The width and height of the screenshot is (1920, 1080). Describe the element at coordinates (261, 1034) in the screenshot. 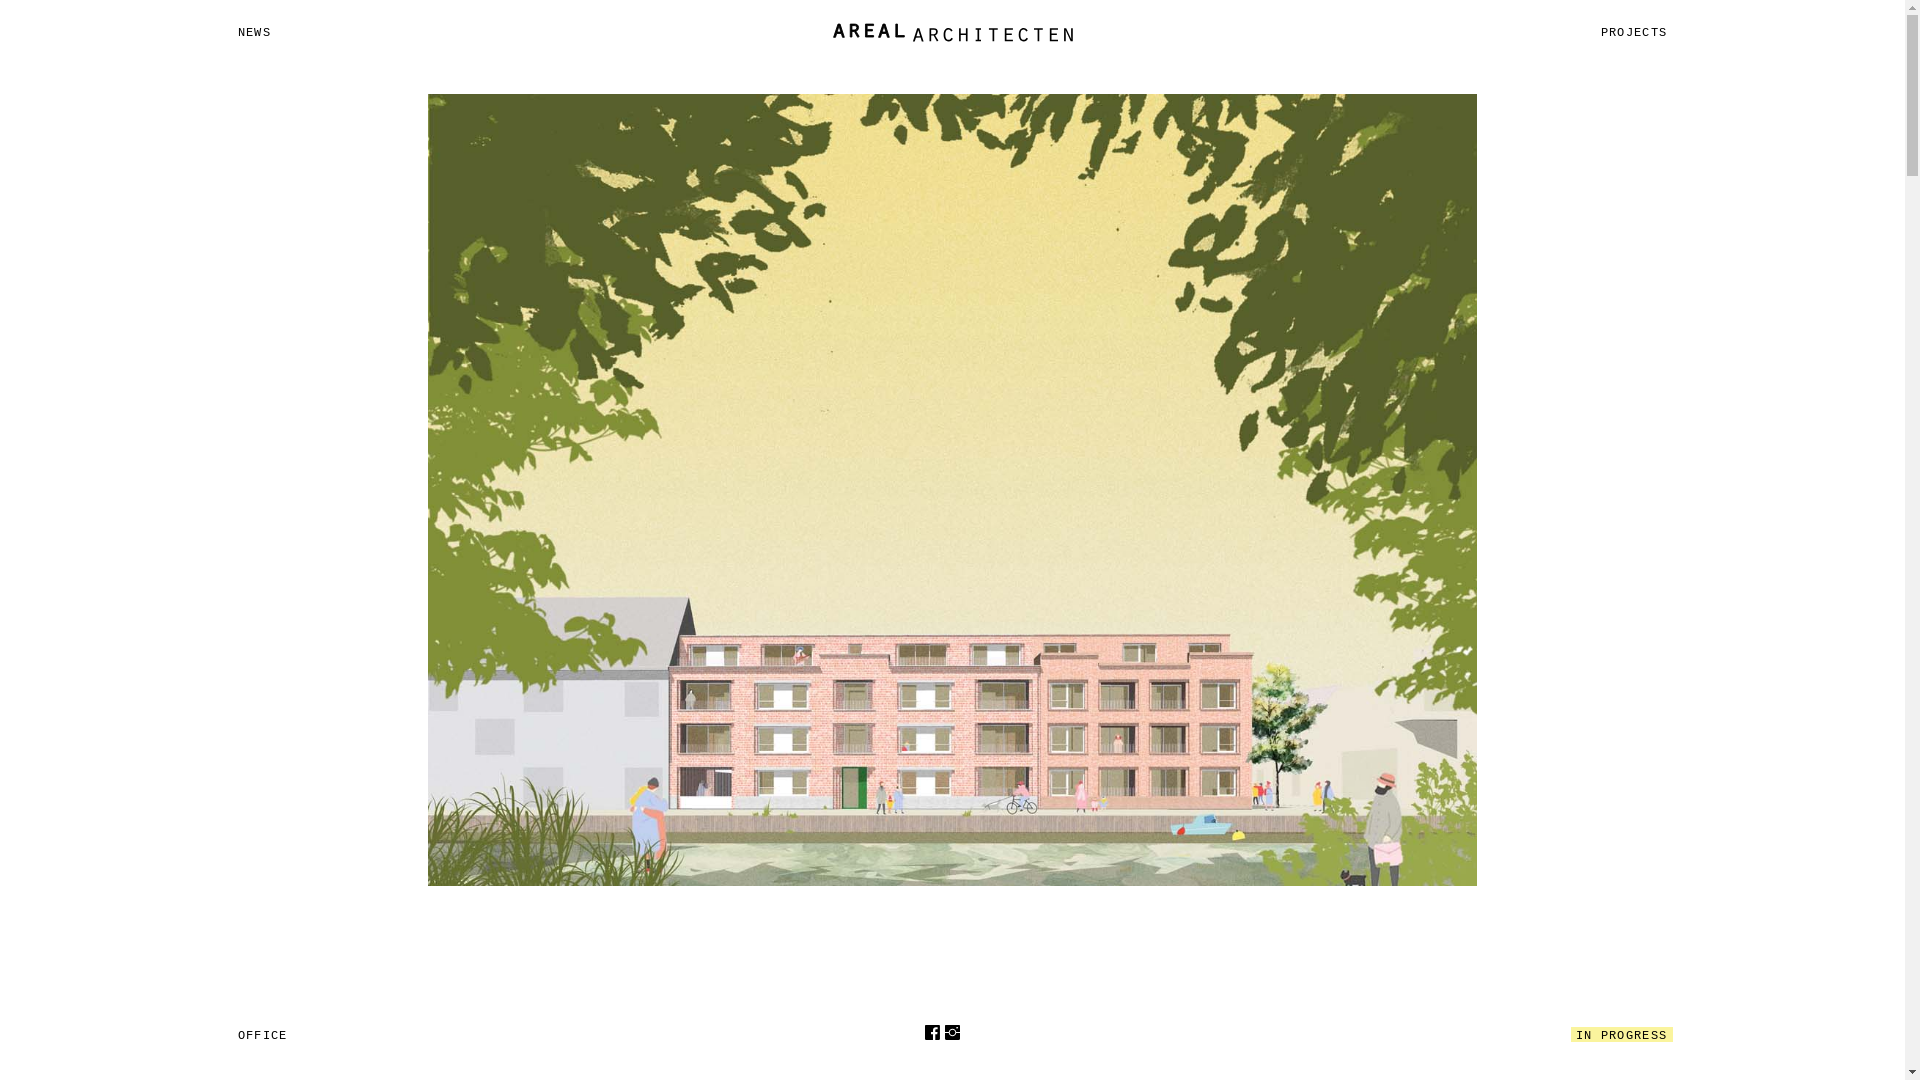

I see `'OFFICE'` at that location.